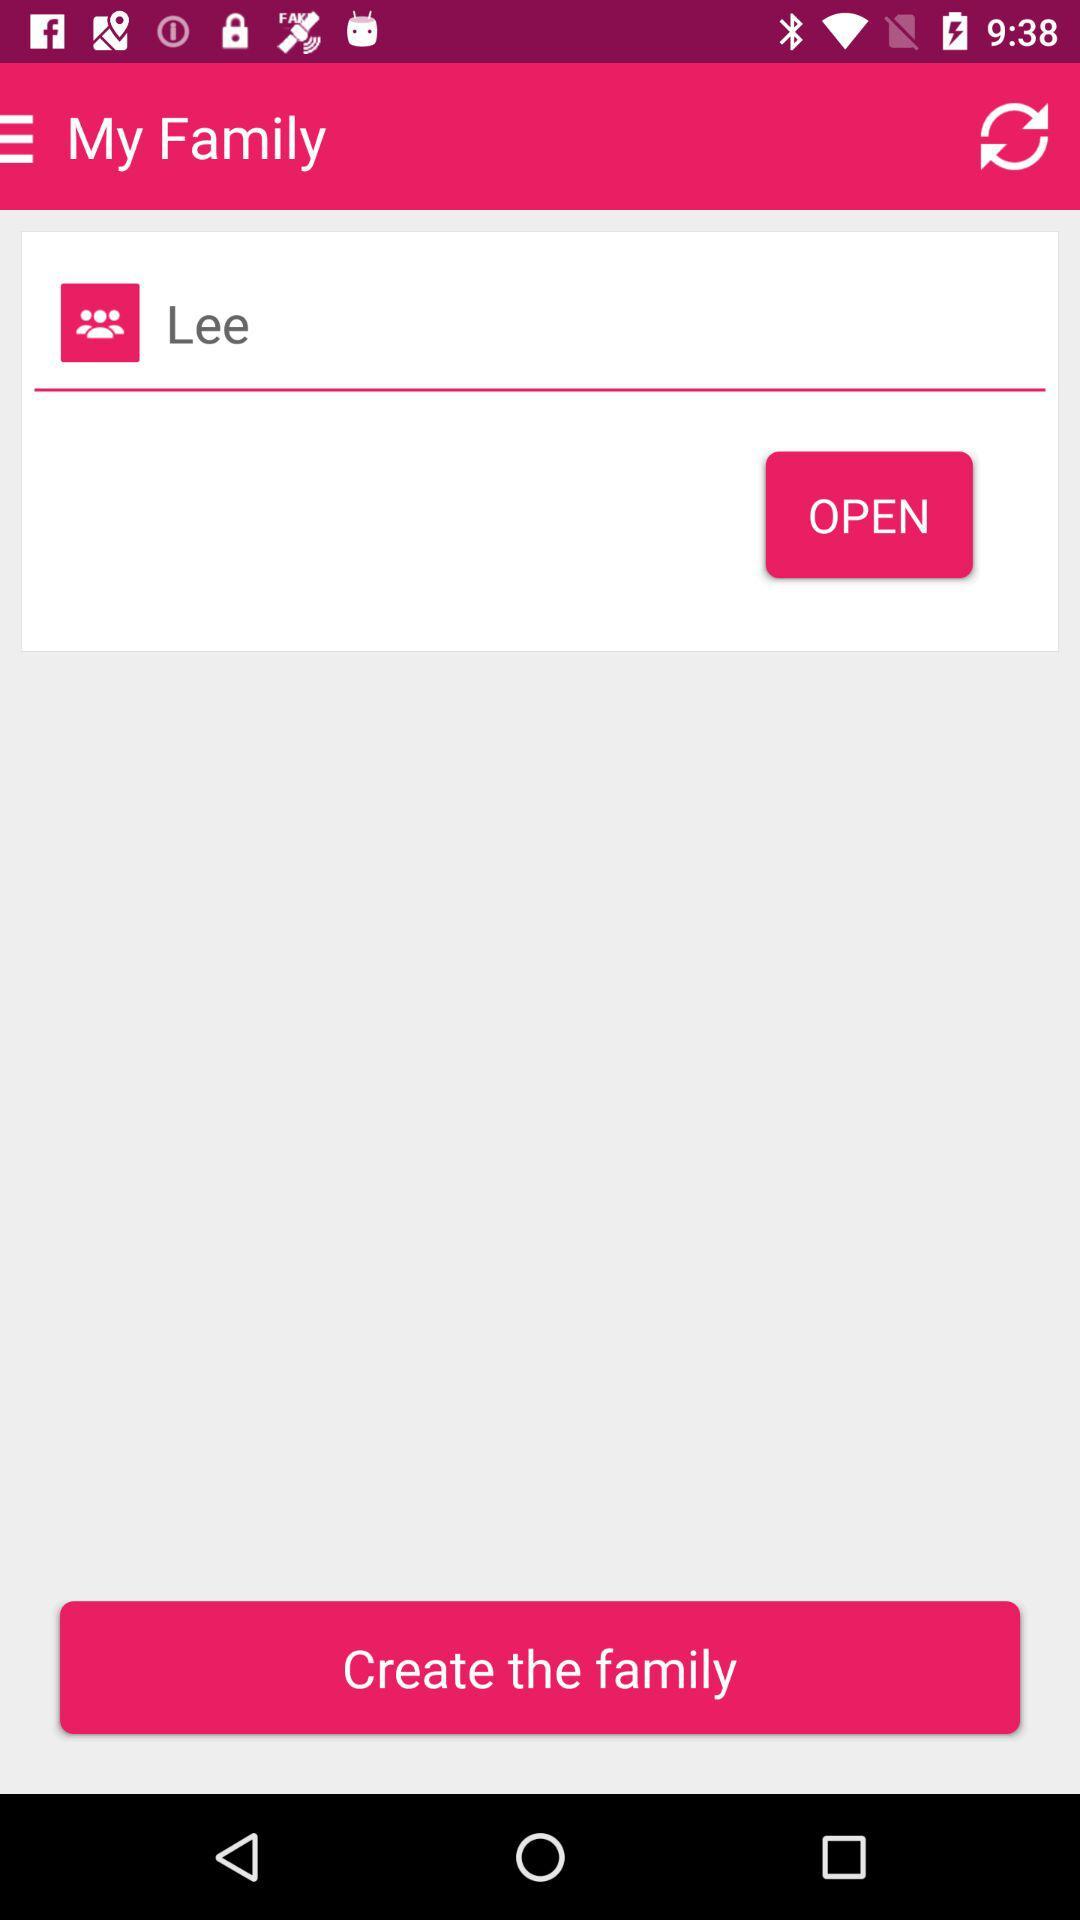 The width and height of the screenshot is (1080, 1920). What do you see at coordinates (1014, 135) in the screenshot?
I see `refresh page` at bounding box center [1014, 135].